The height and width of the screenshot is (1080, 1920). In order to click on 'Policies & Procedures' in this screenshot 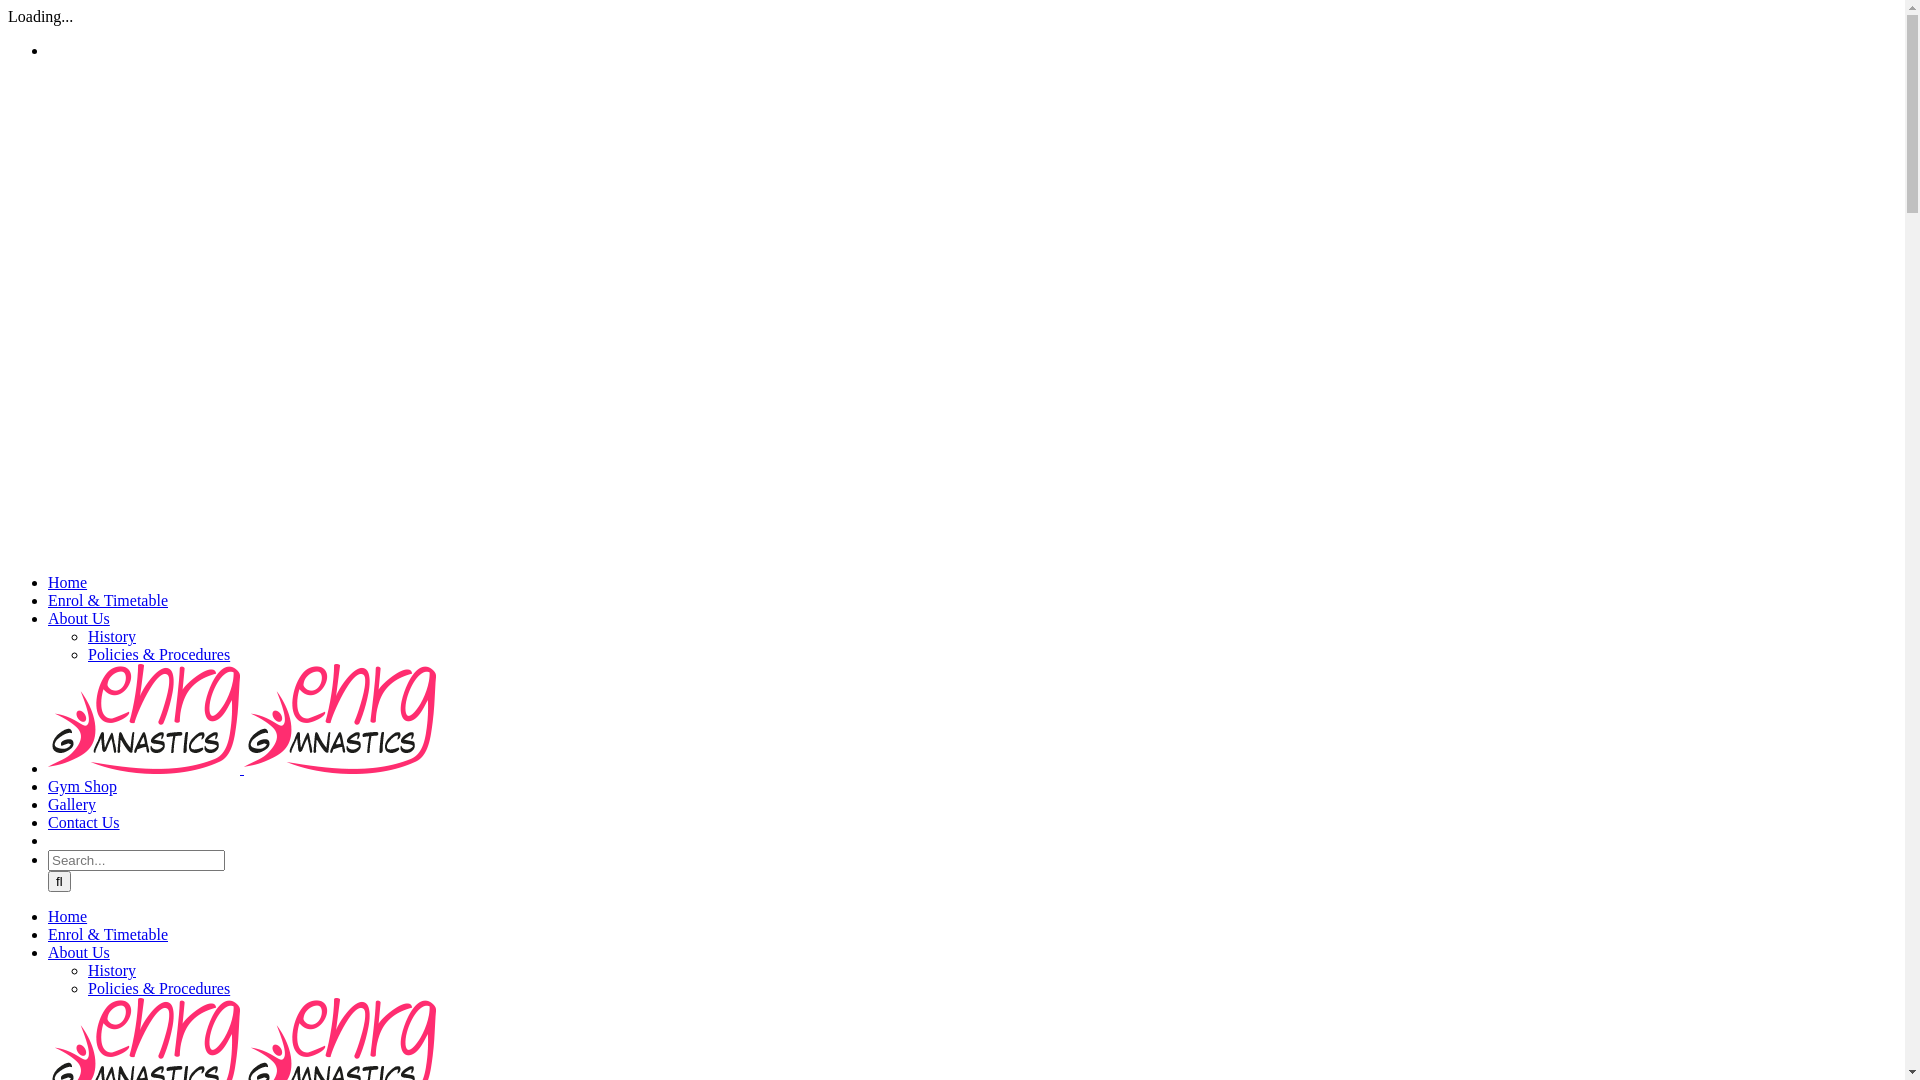, I will do `click(157, 987)`.